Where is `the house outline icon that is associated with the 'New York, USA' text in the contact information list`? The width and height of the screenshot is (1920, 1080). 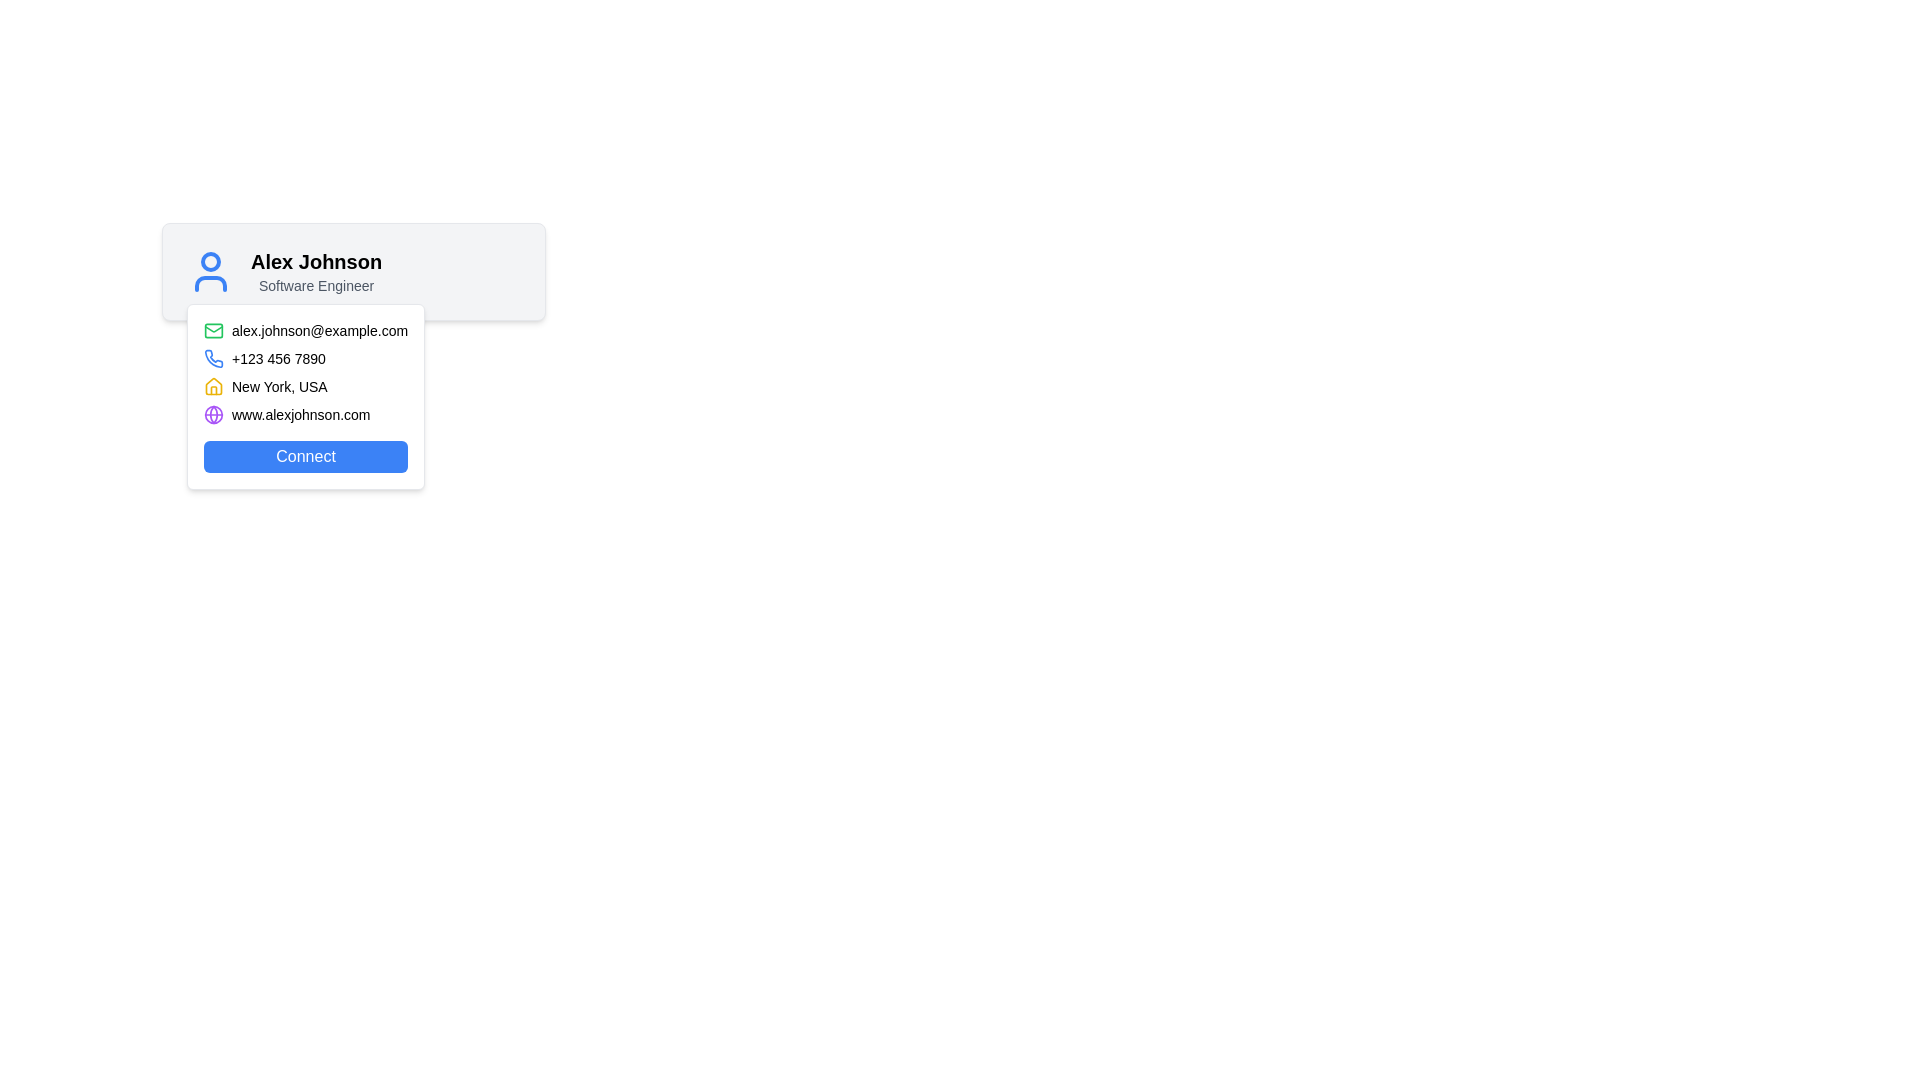
the house outline icon that is associated with the 'New York, USA' text in the contact information list is located at coordinates (214, 385).